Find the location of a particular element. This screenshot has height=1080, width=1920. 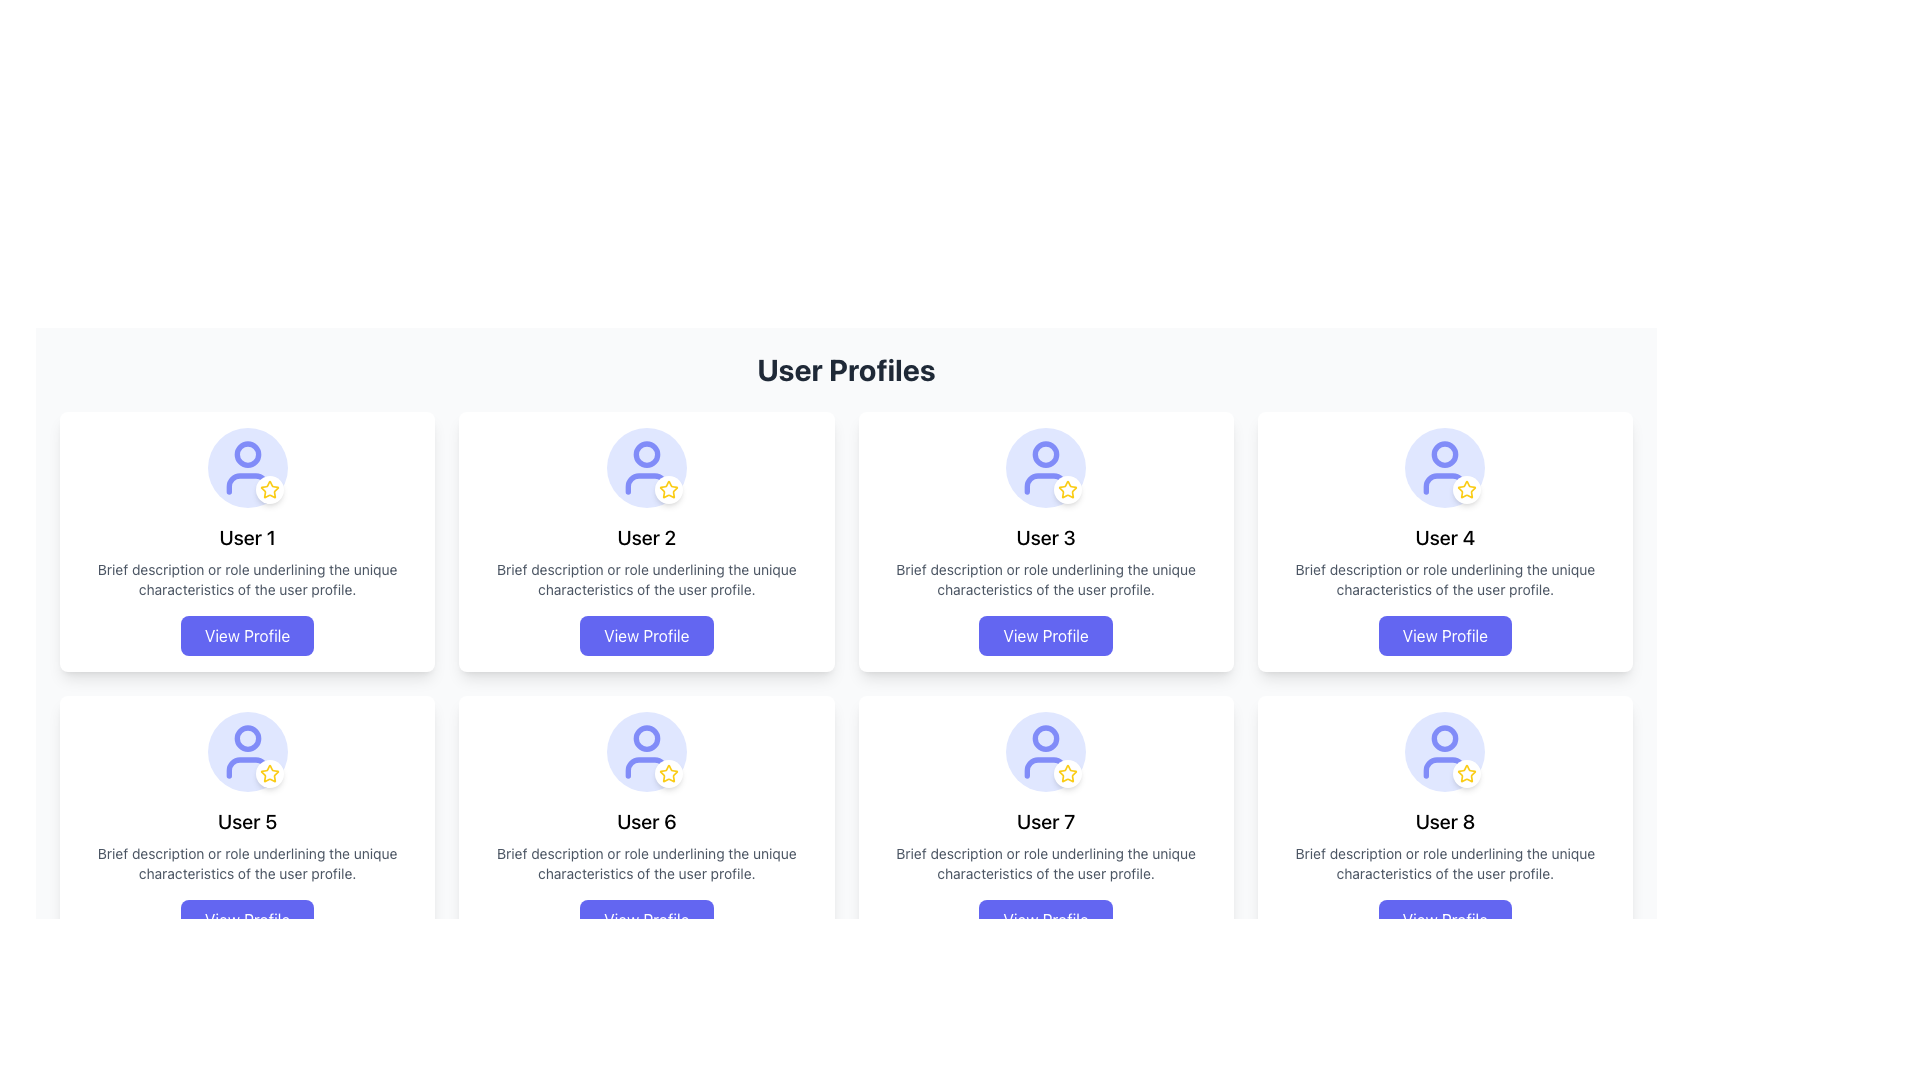

the decorative graphic element within the head region of User 6's avatar, located in the second row and second column of the user profile grid is located at coordinates (646, 738).